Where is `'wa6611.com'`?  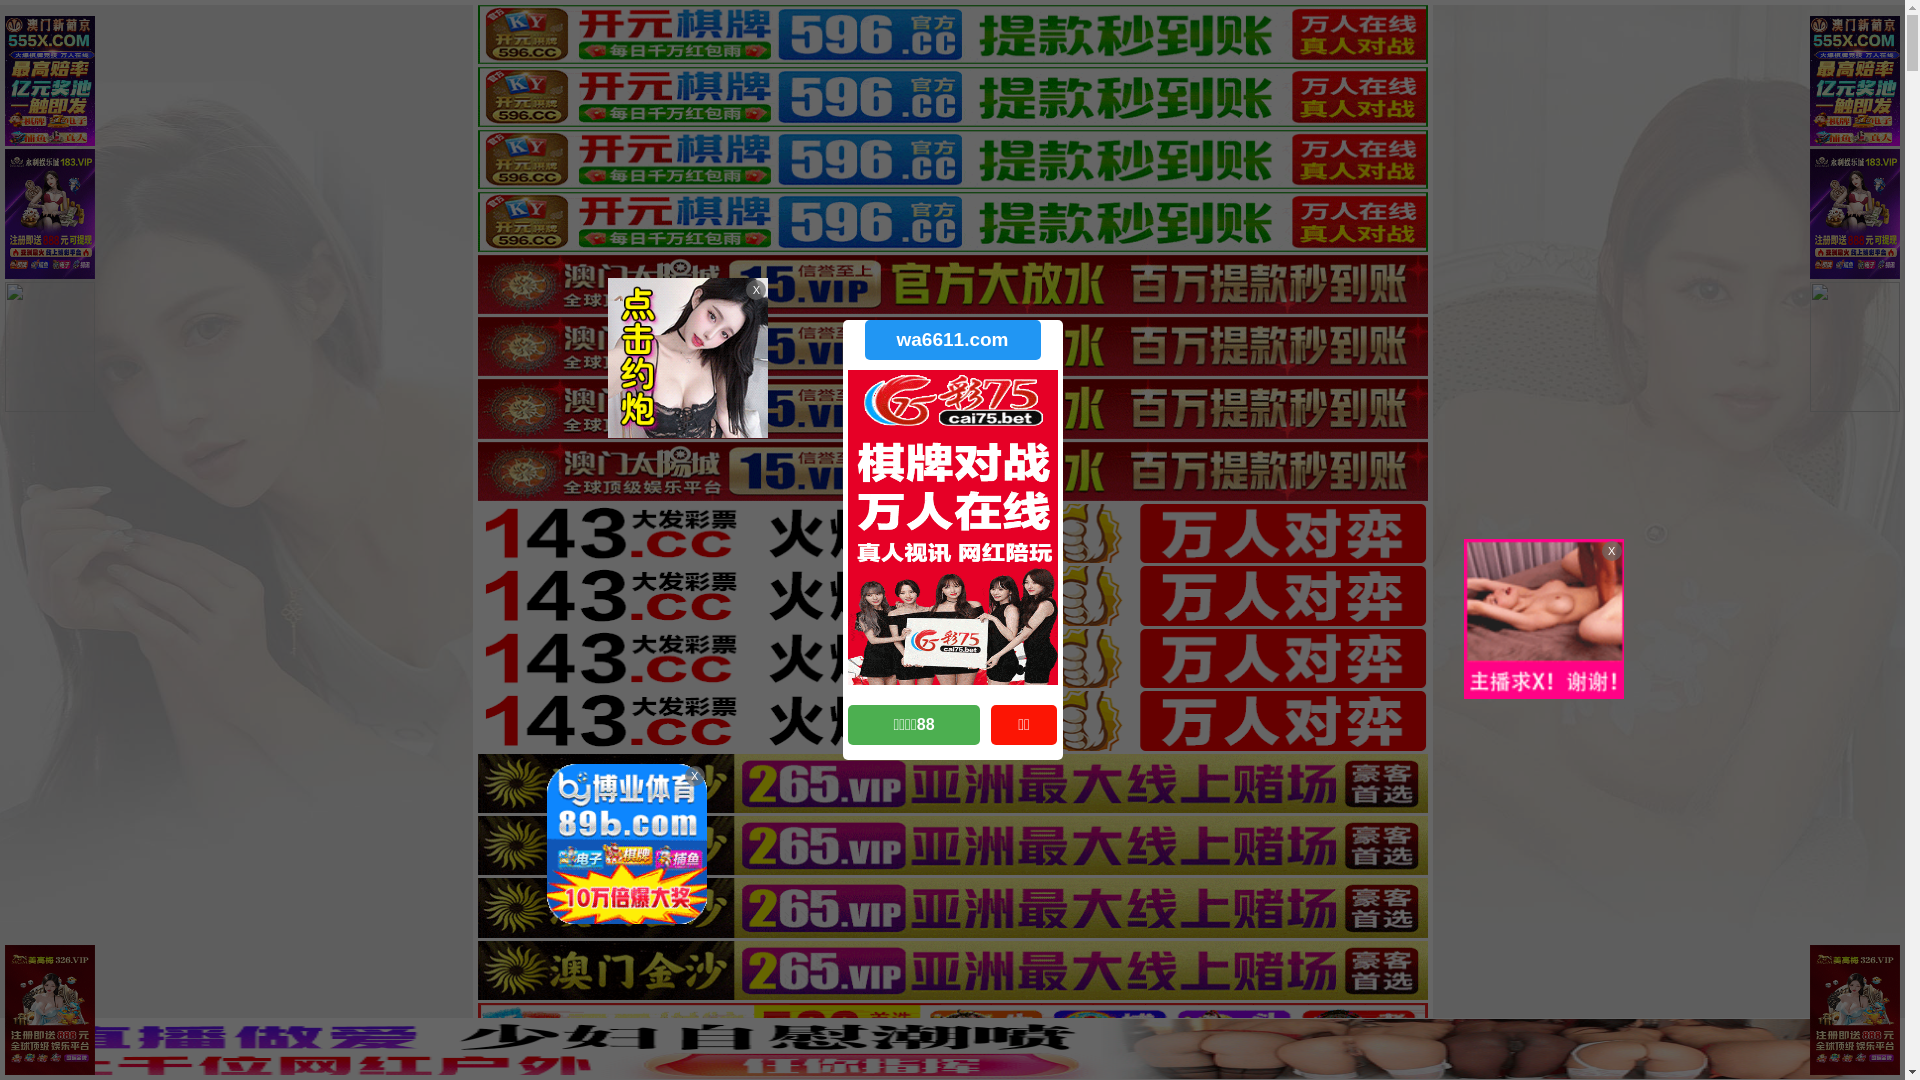
'wa6611.com' is located at coordinates (950, 338).